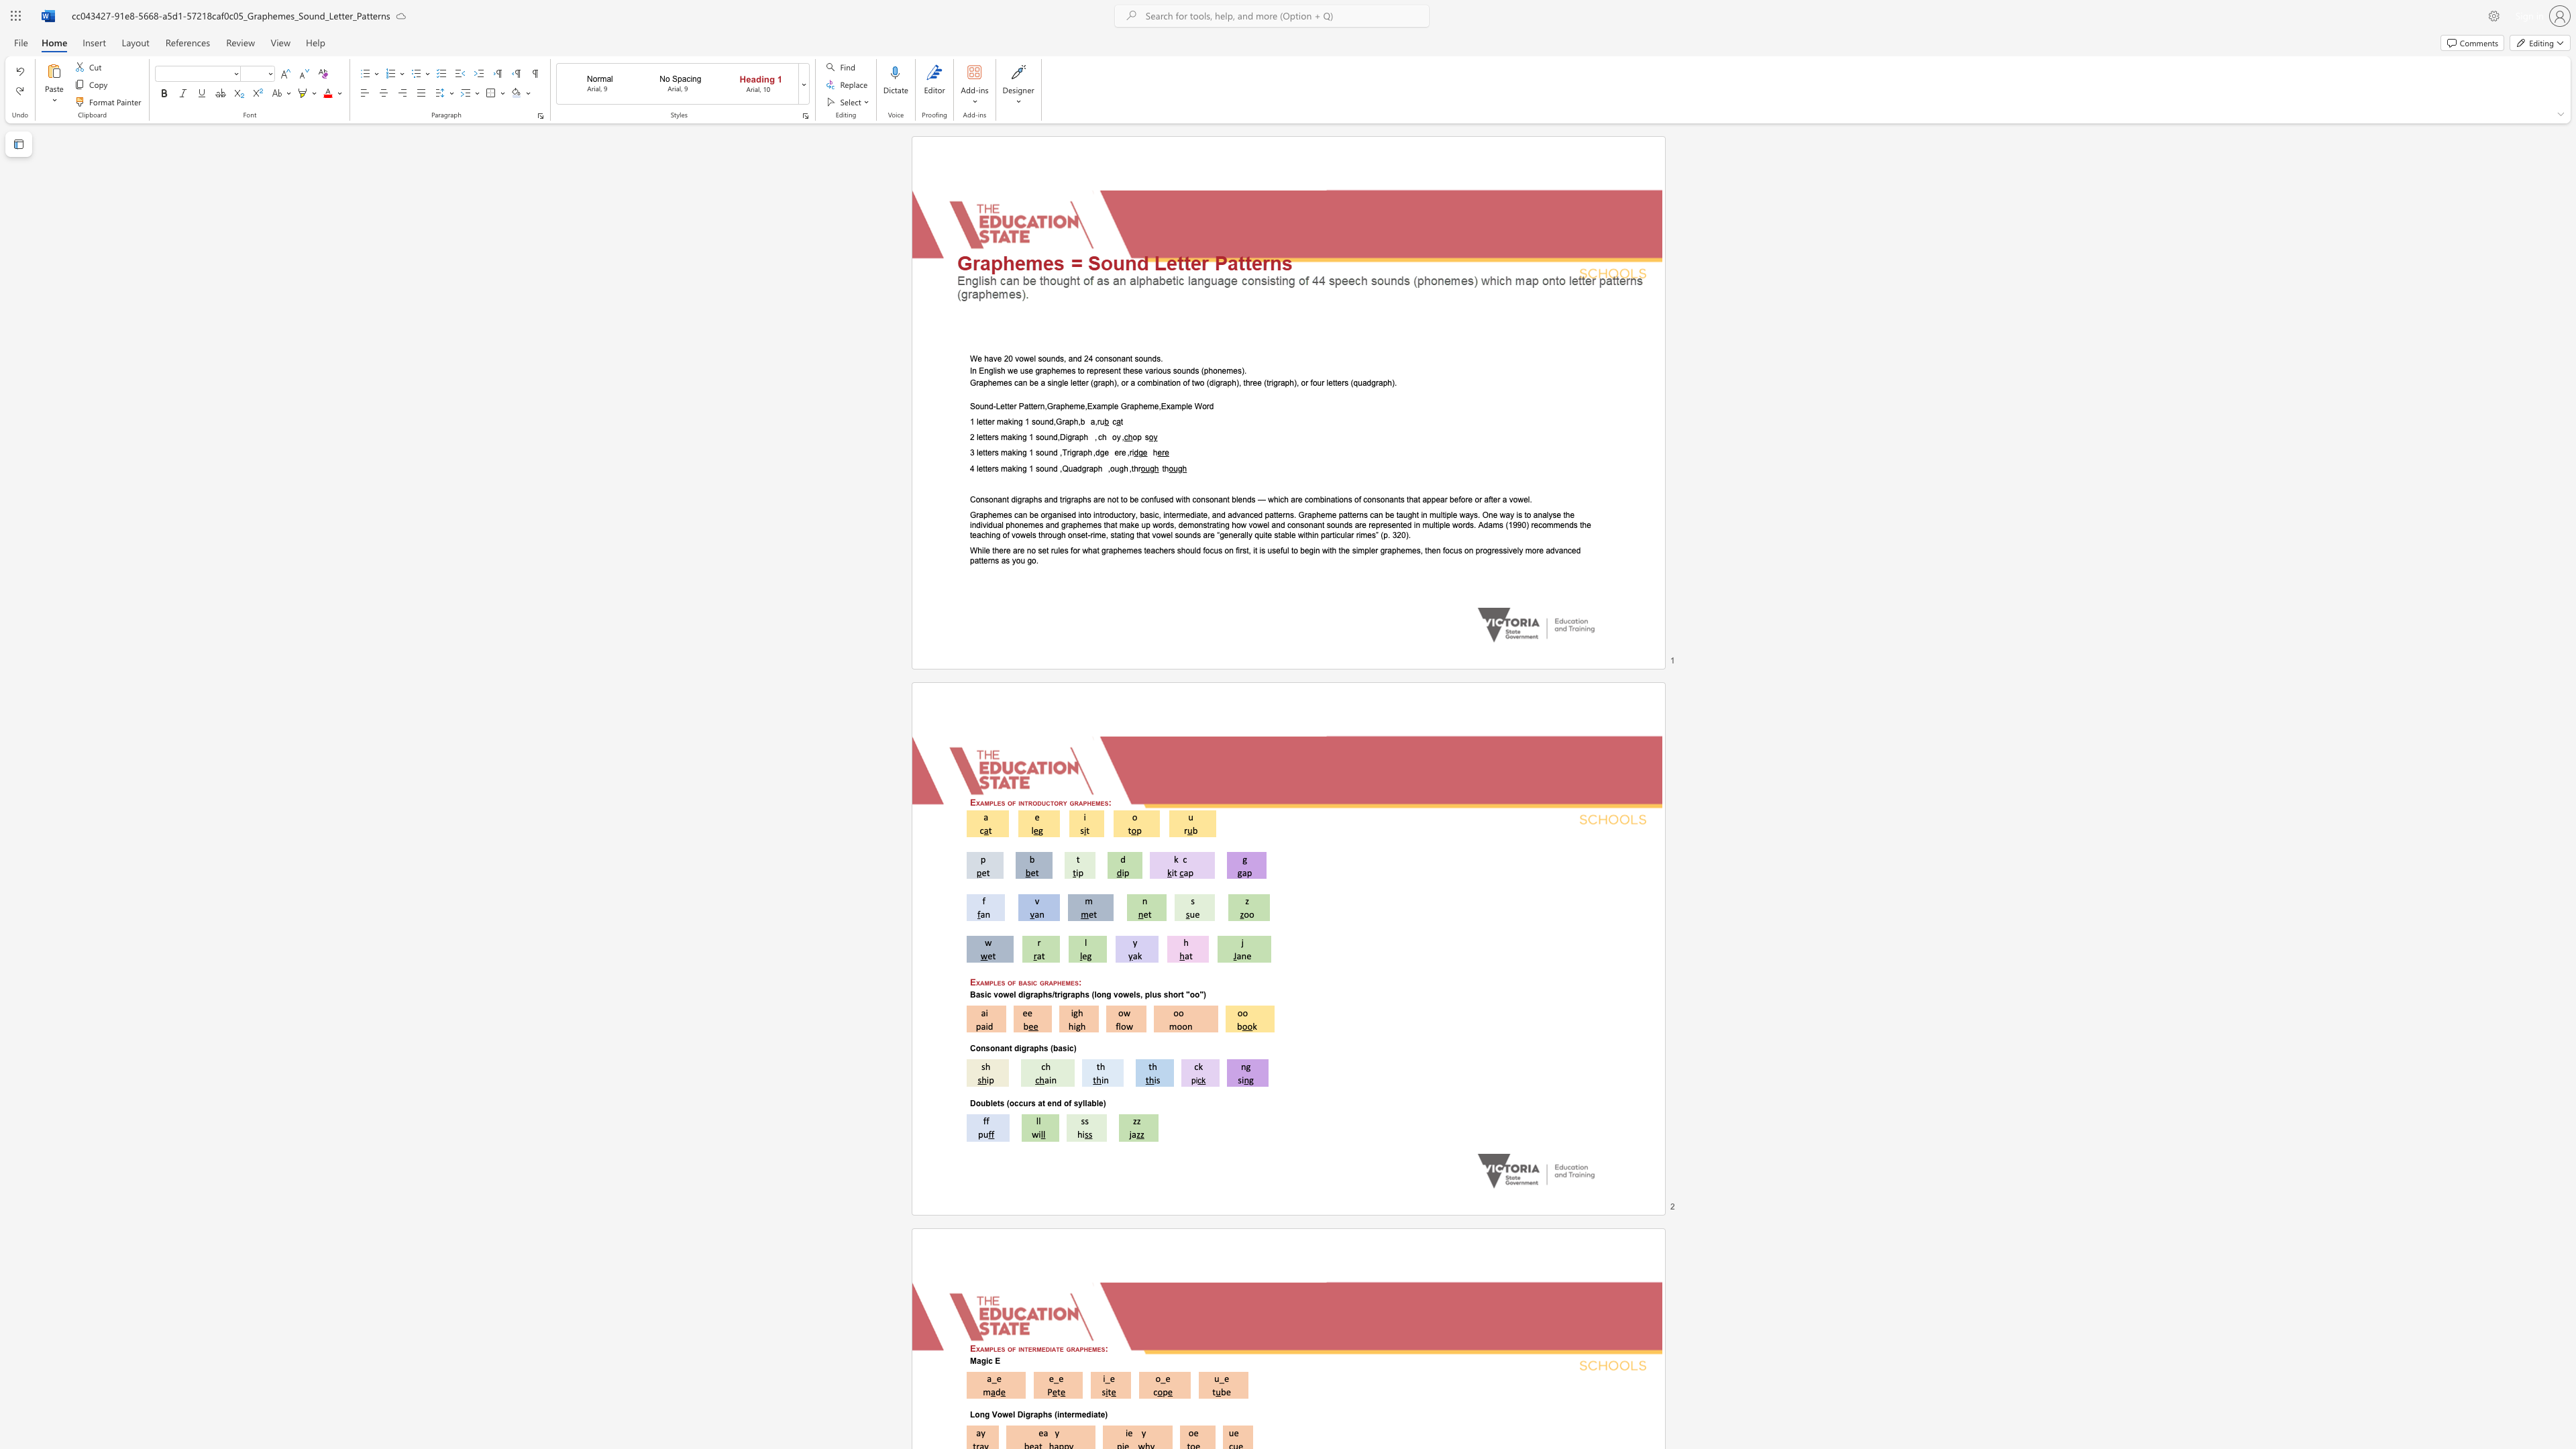 The image size is (2576, 1449). What do you see at coordinates (1084, 406) in the screenshot?
I see `the subset text ",Example Grapheme,Exa" within the text "Sound-Letter Pattern,Grapheme,Example Grapheme,Example Word"` at bounding box center [1084, 406].